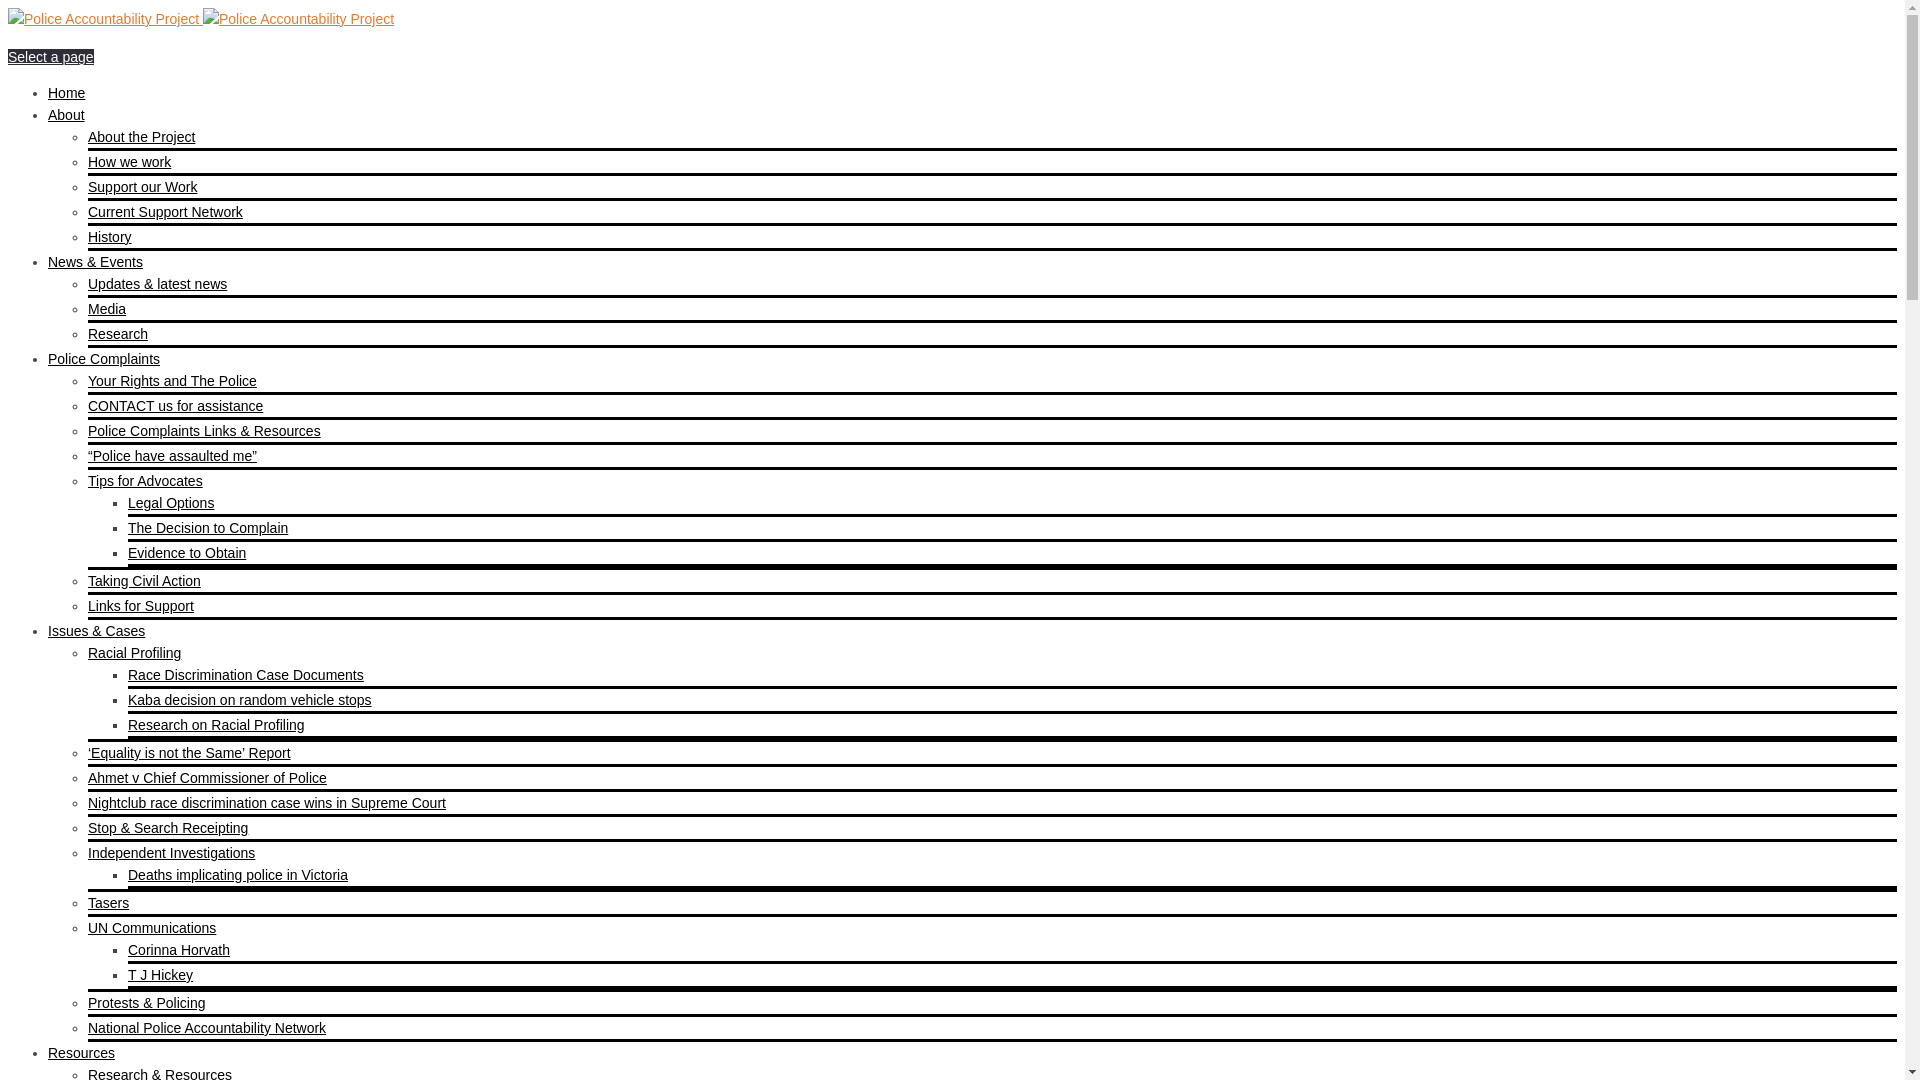  I want to click on 'Your Rights and The Police', so click(172, 381).